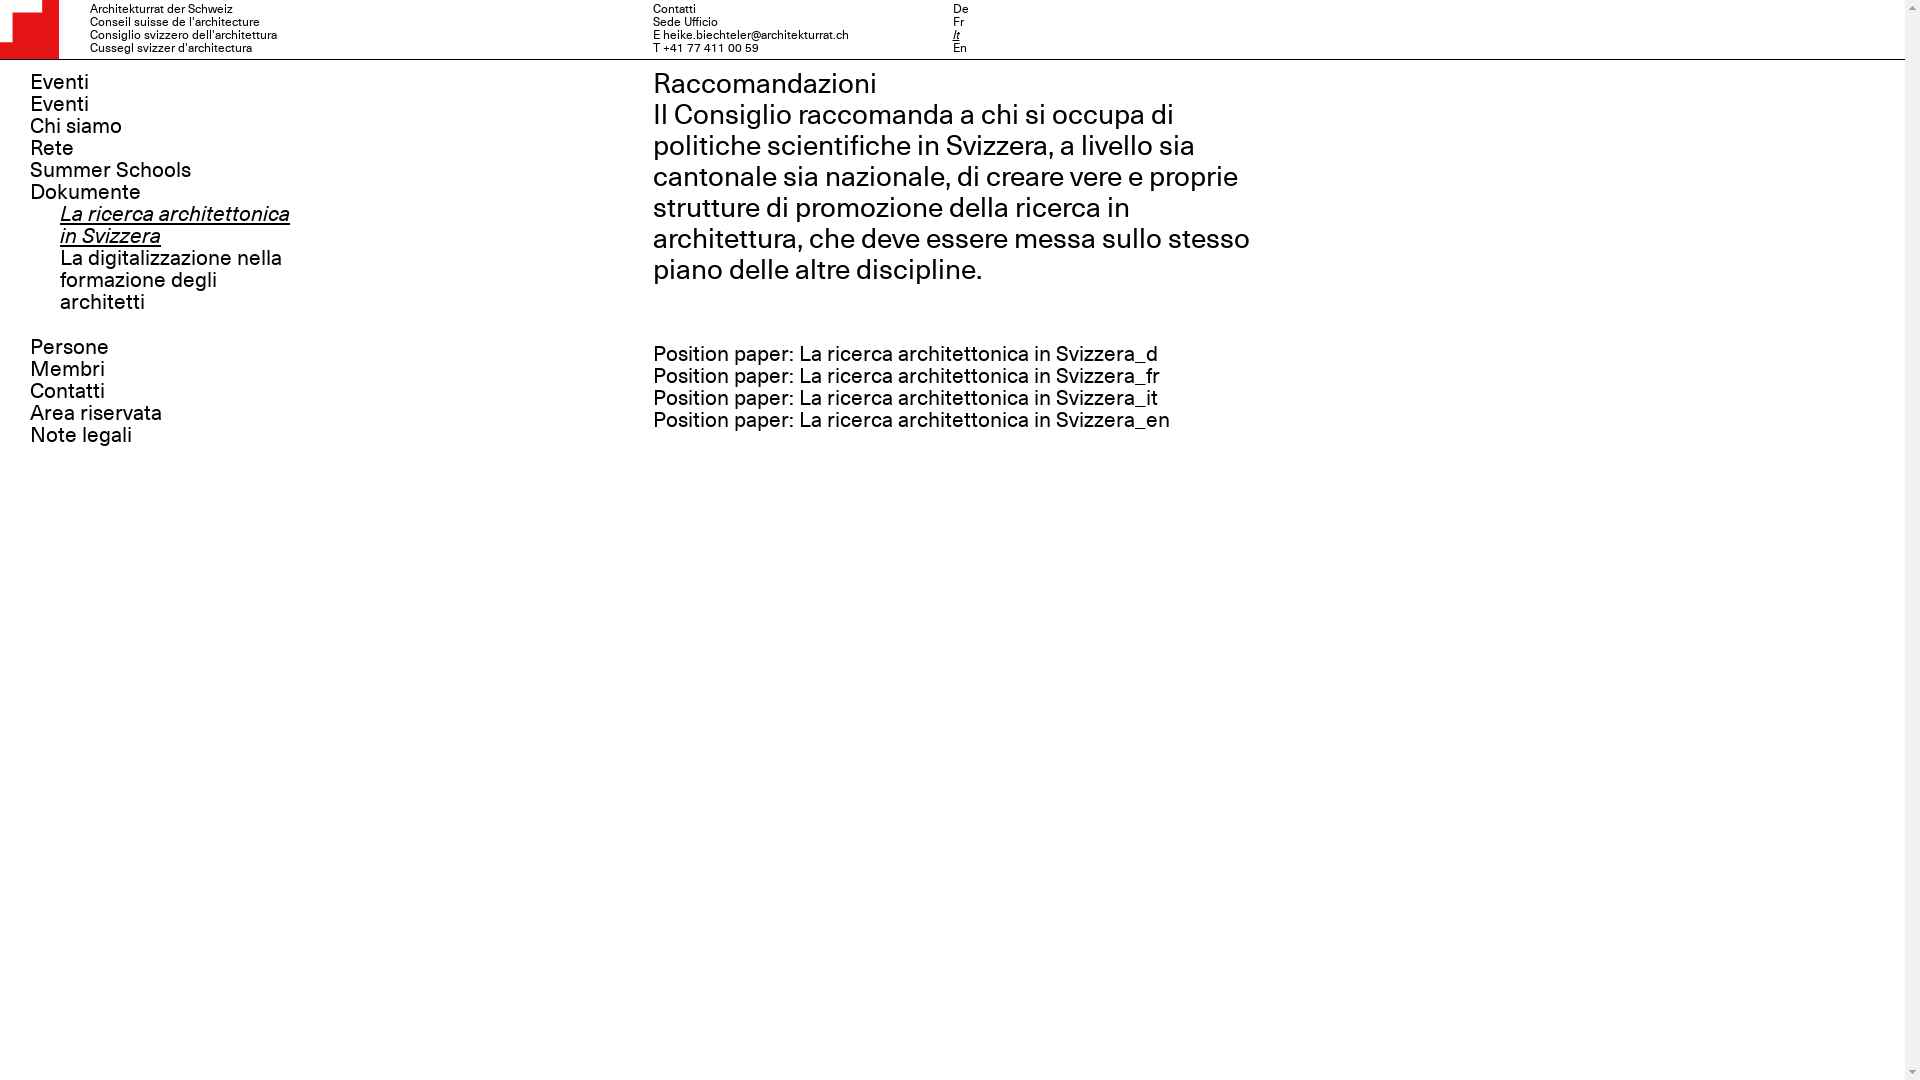 The width and height of the screenshot is (1920, 1080). Describe the element at coordinates (171, 280) in the screenshot. I see `'La digitalizzazione nella formazione degli architetti'` at that location.